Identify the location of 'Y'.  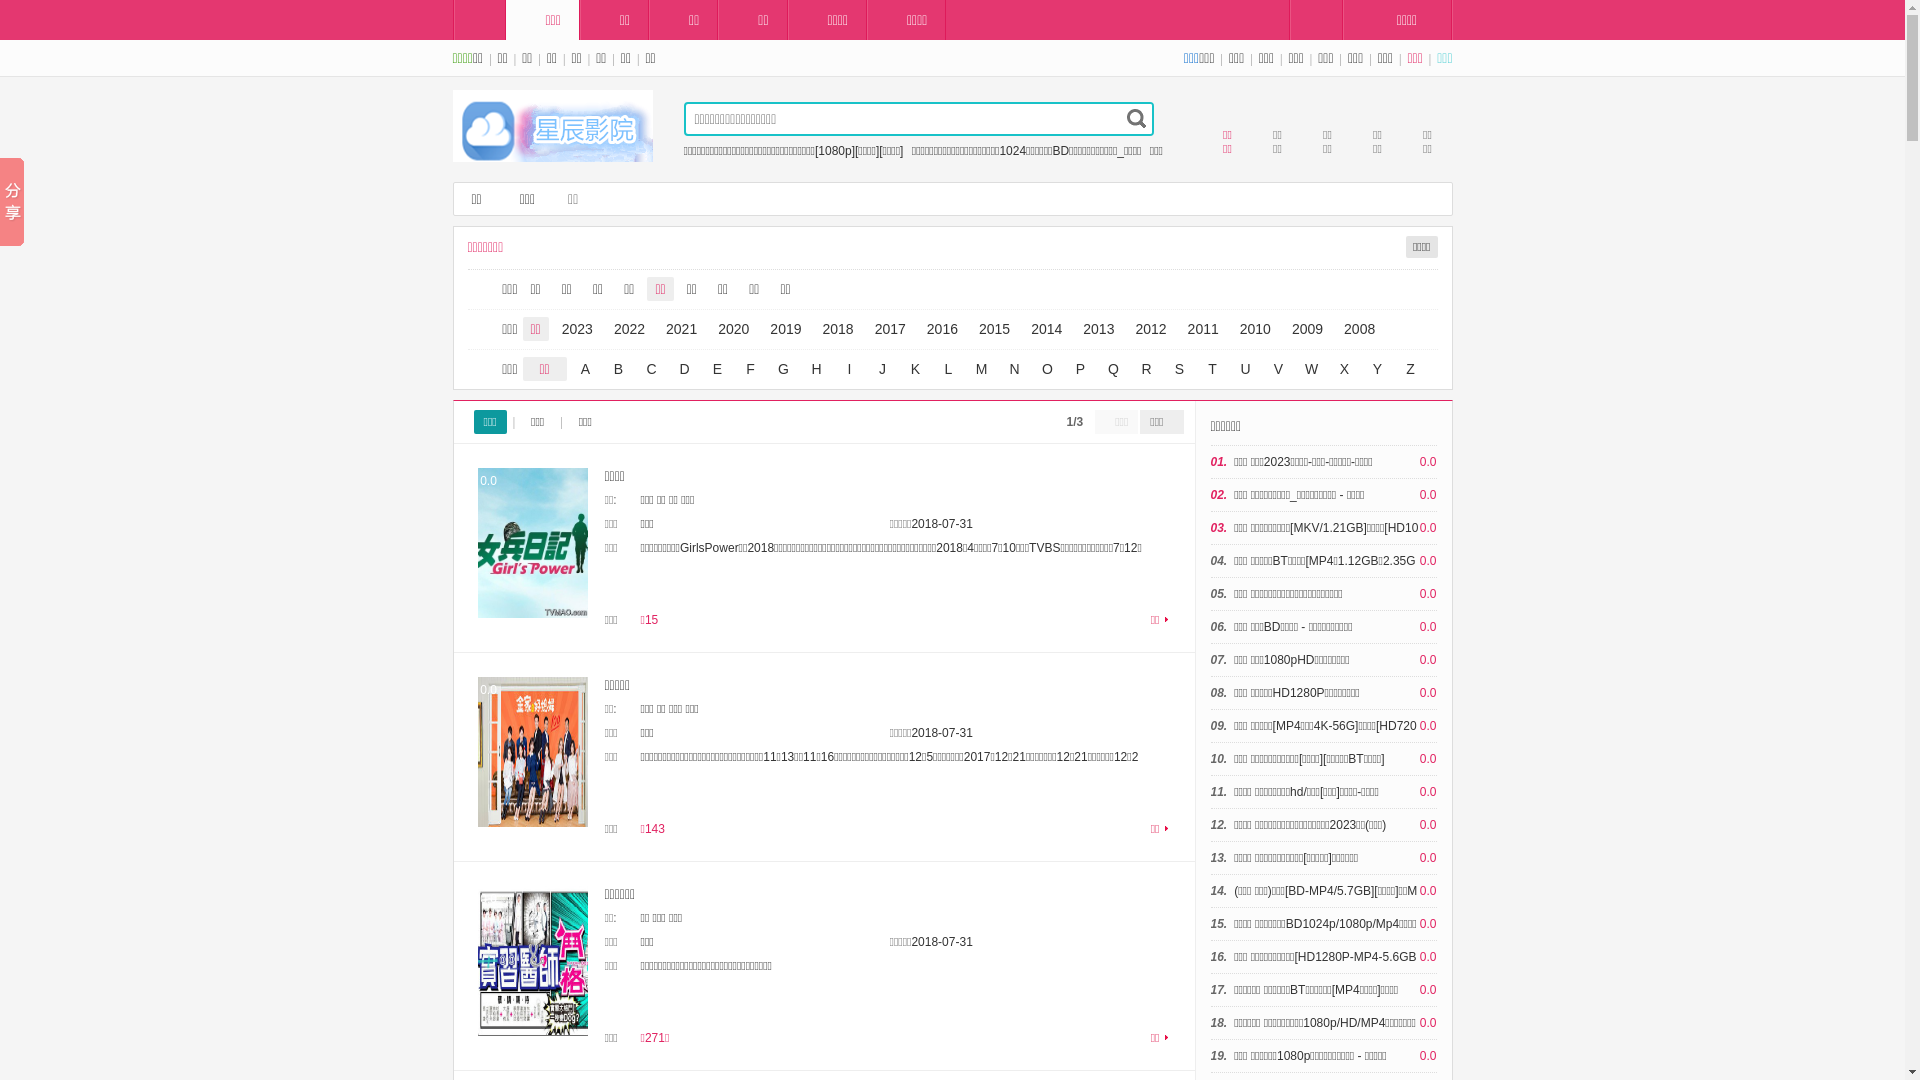
(1362, 369).